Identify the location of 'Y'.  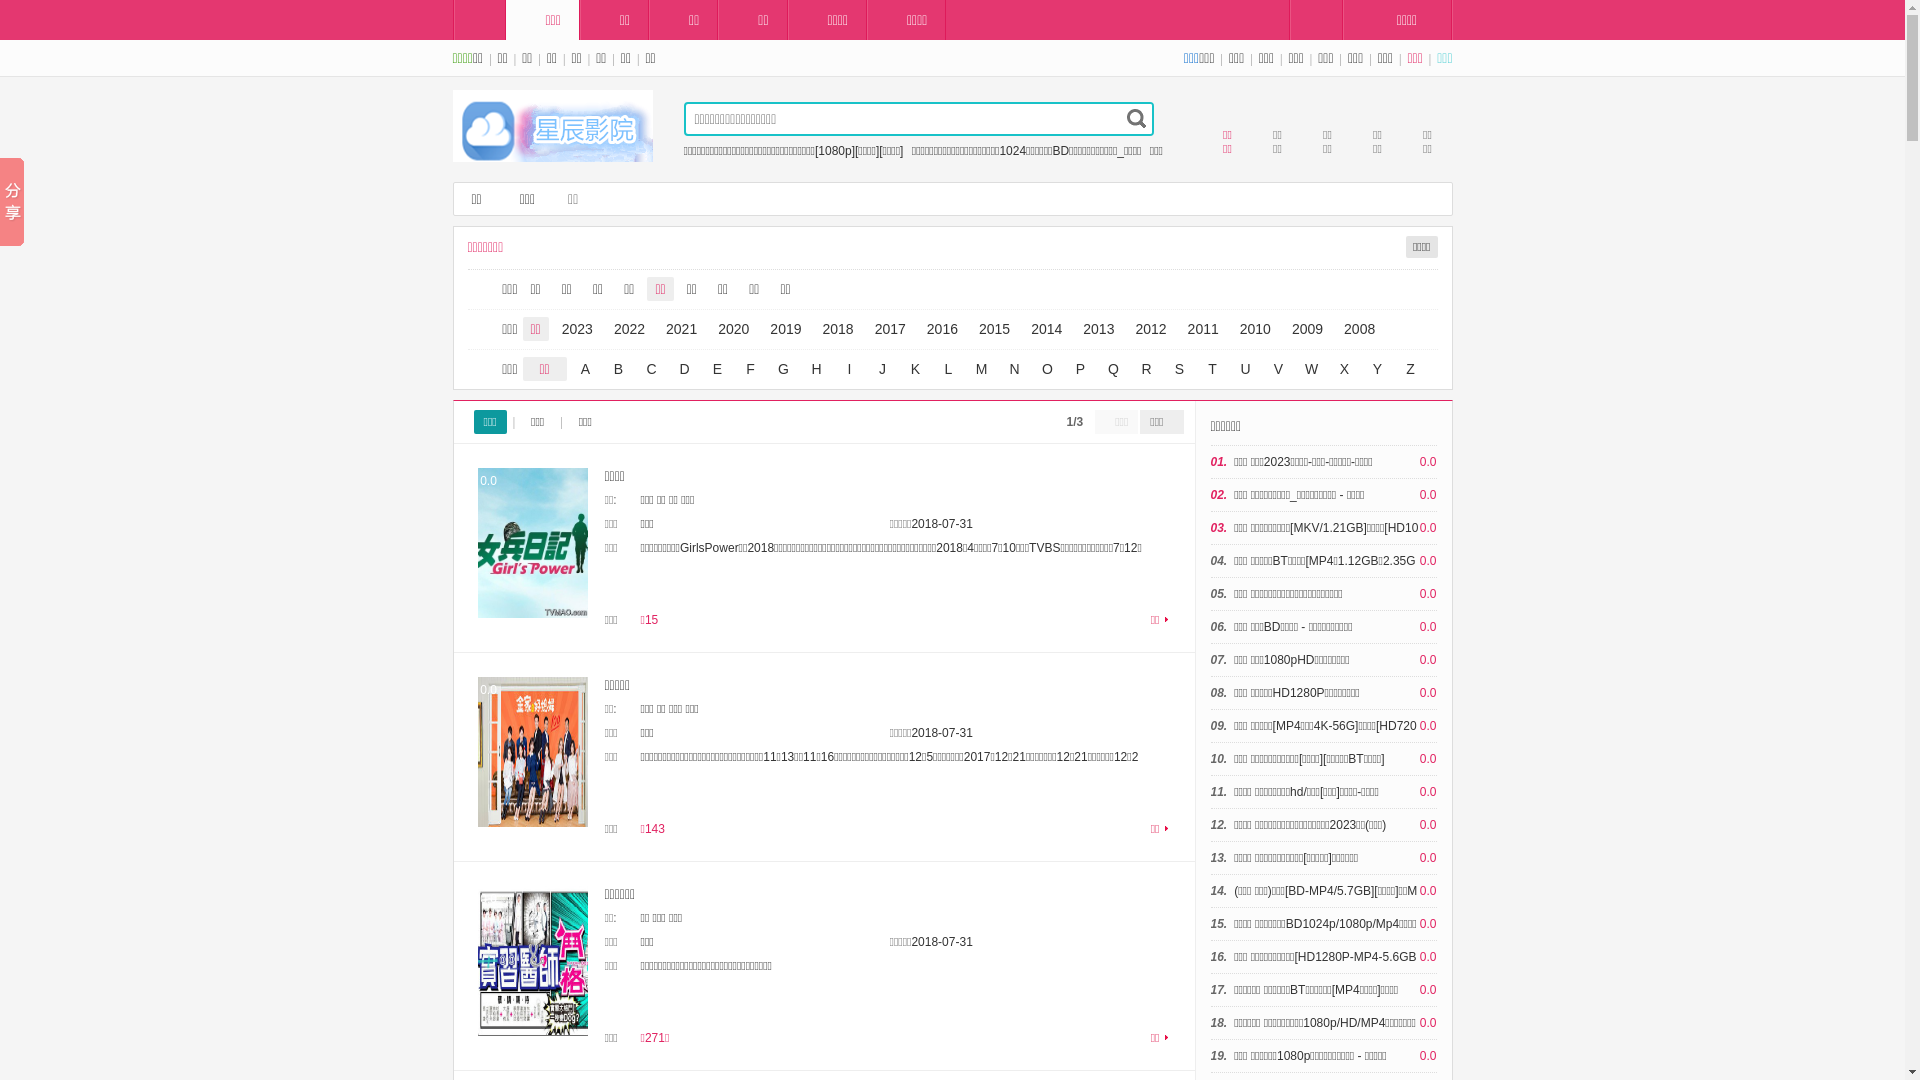
(1362, 369).